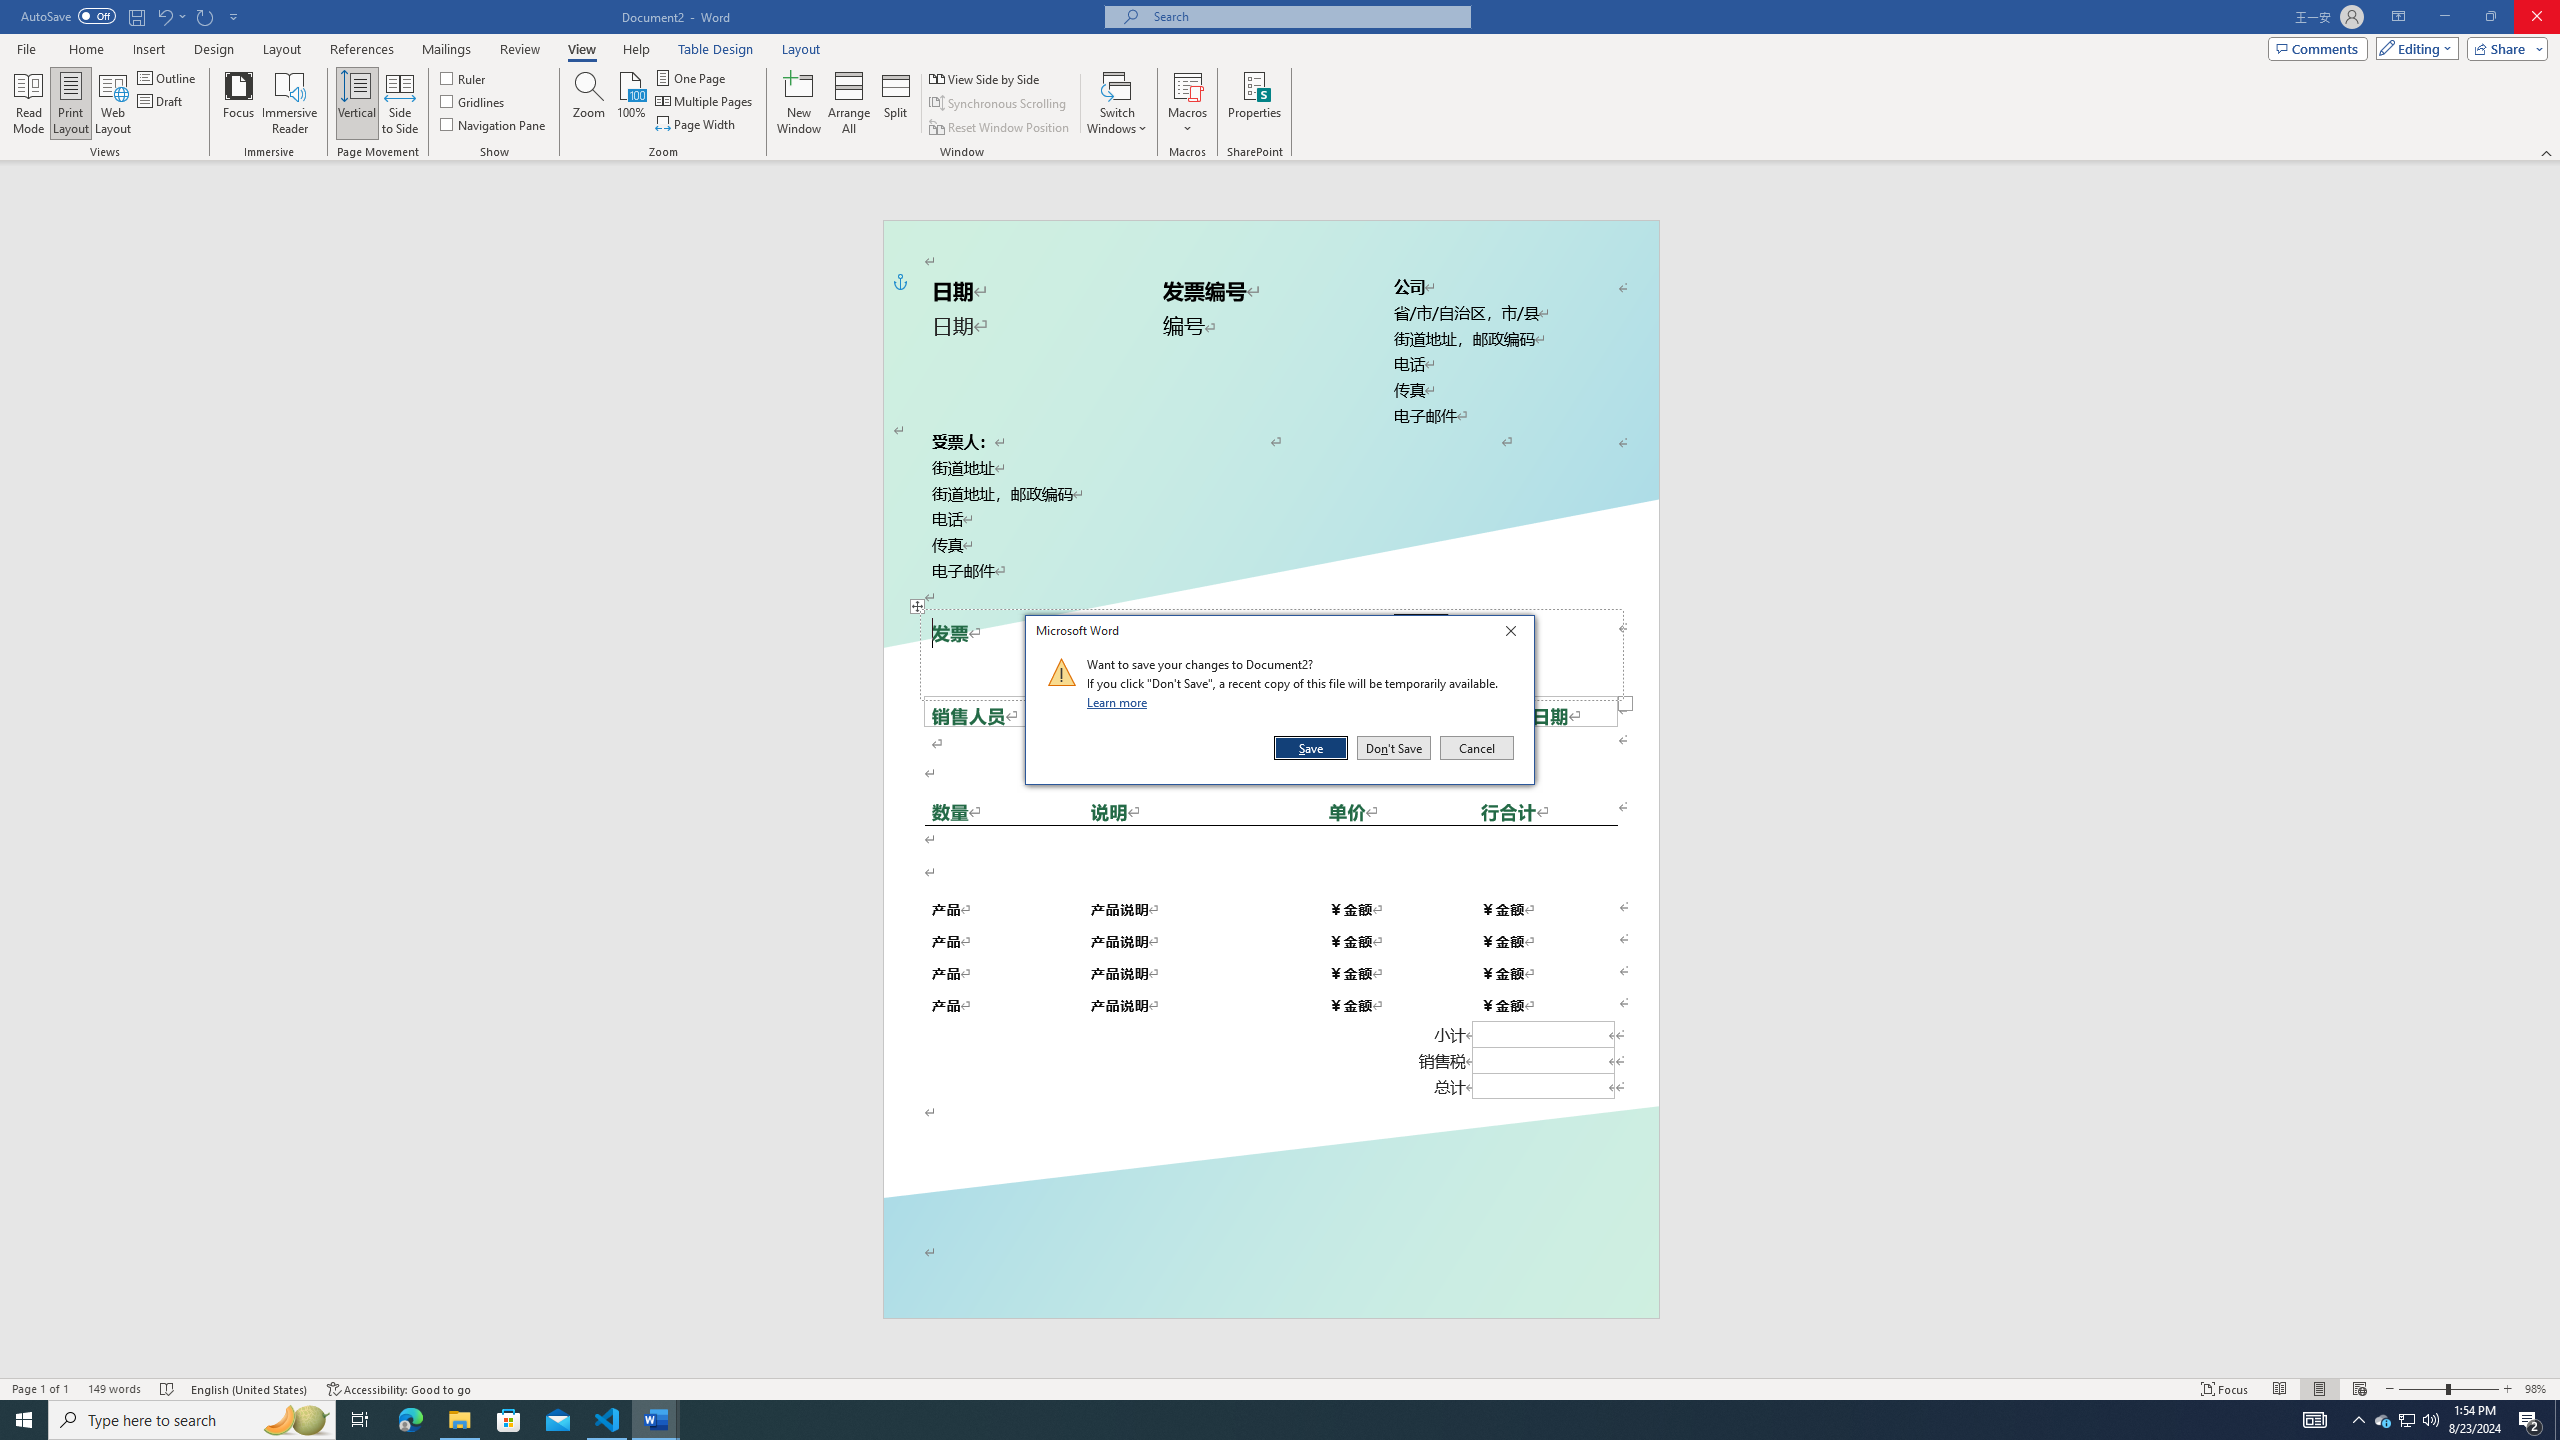 The image size is (2560, 1440). I want to click on 'Side to Side', so click(399, 103).